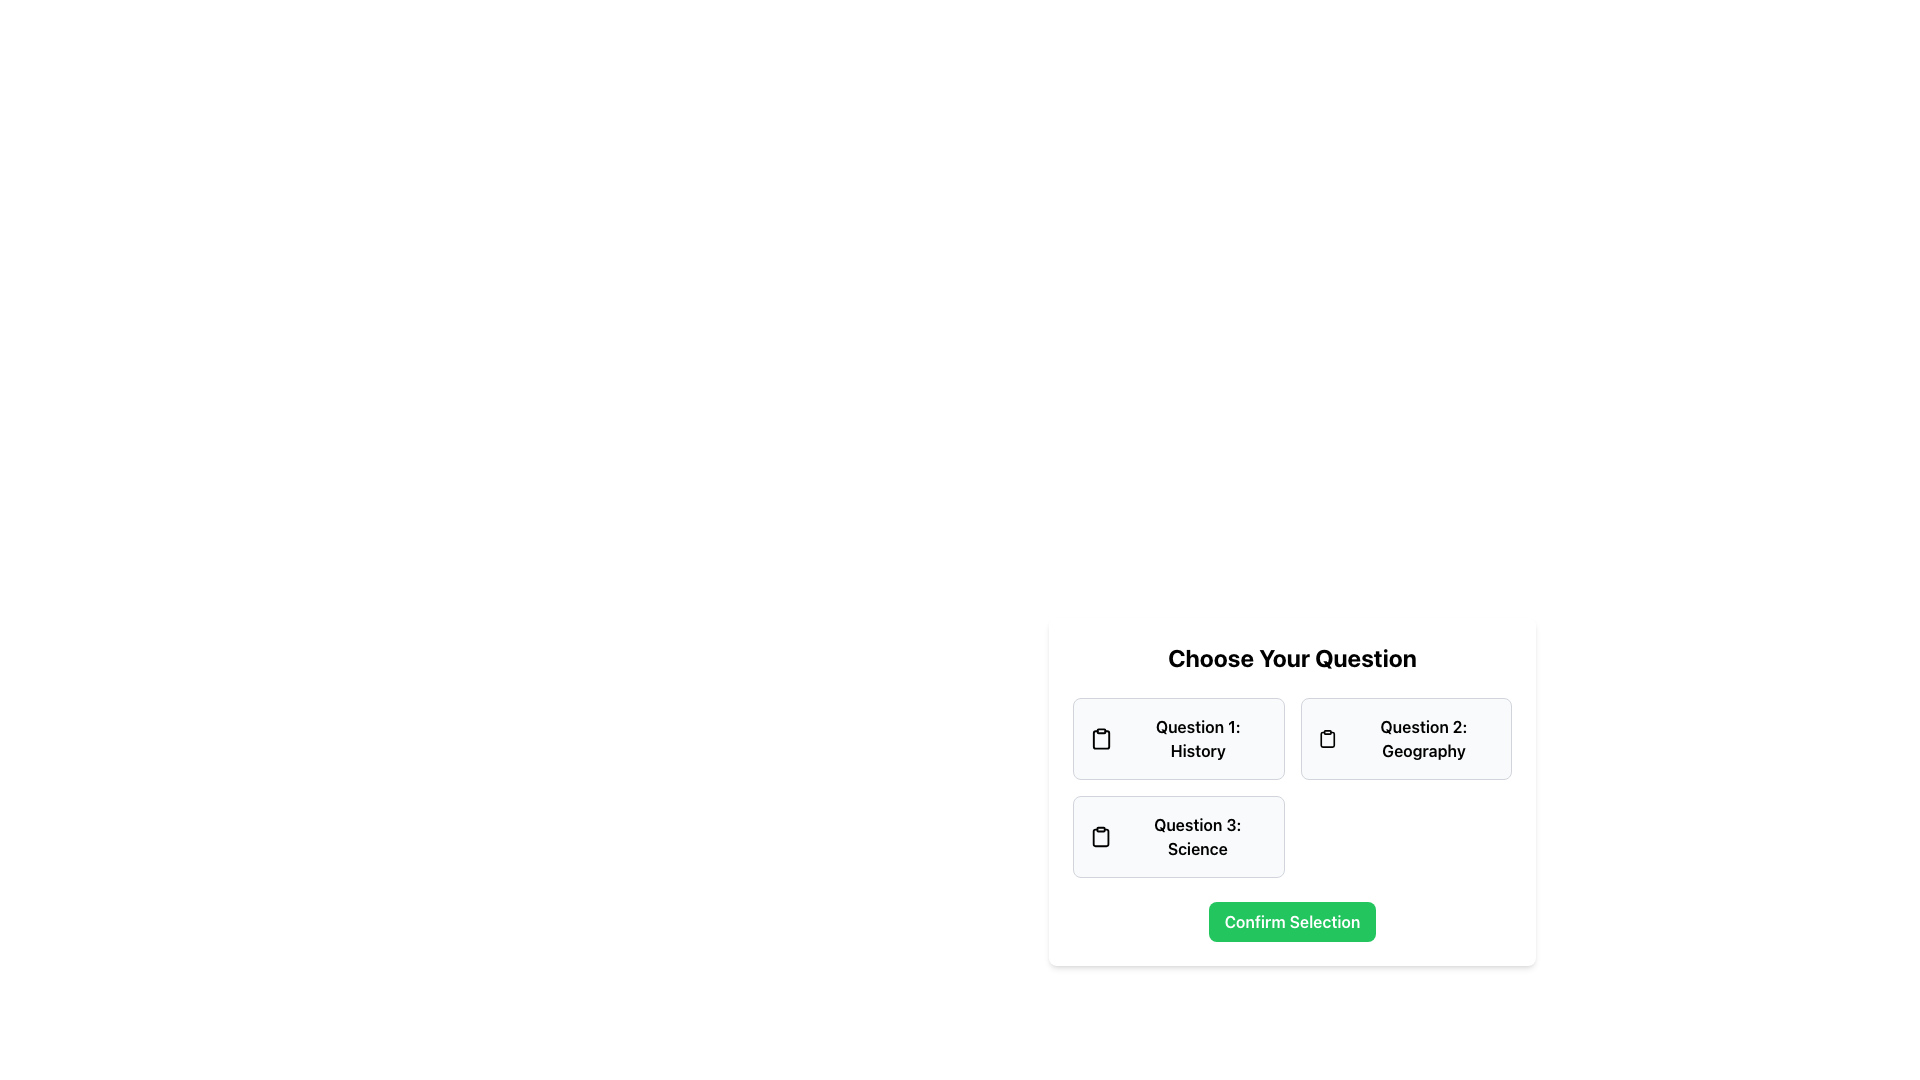 The width and height of the screenshot is (1920, 1080). What do you see at coordinates (1327, 739) in the screenshot?
I see `the graphical representation symbolizing the 'Question 2: Geography' option, positioned to the left of the associated text in the top right quadrant` at bounding box center [1327, 739].